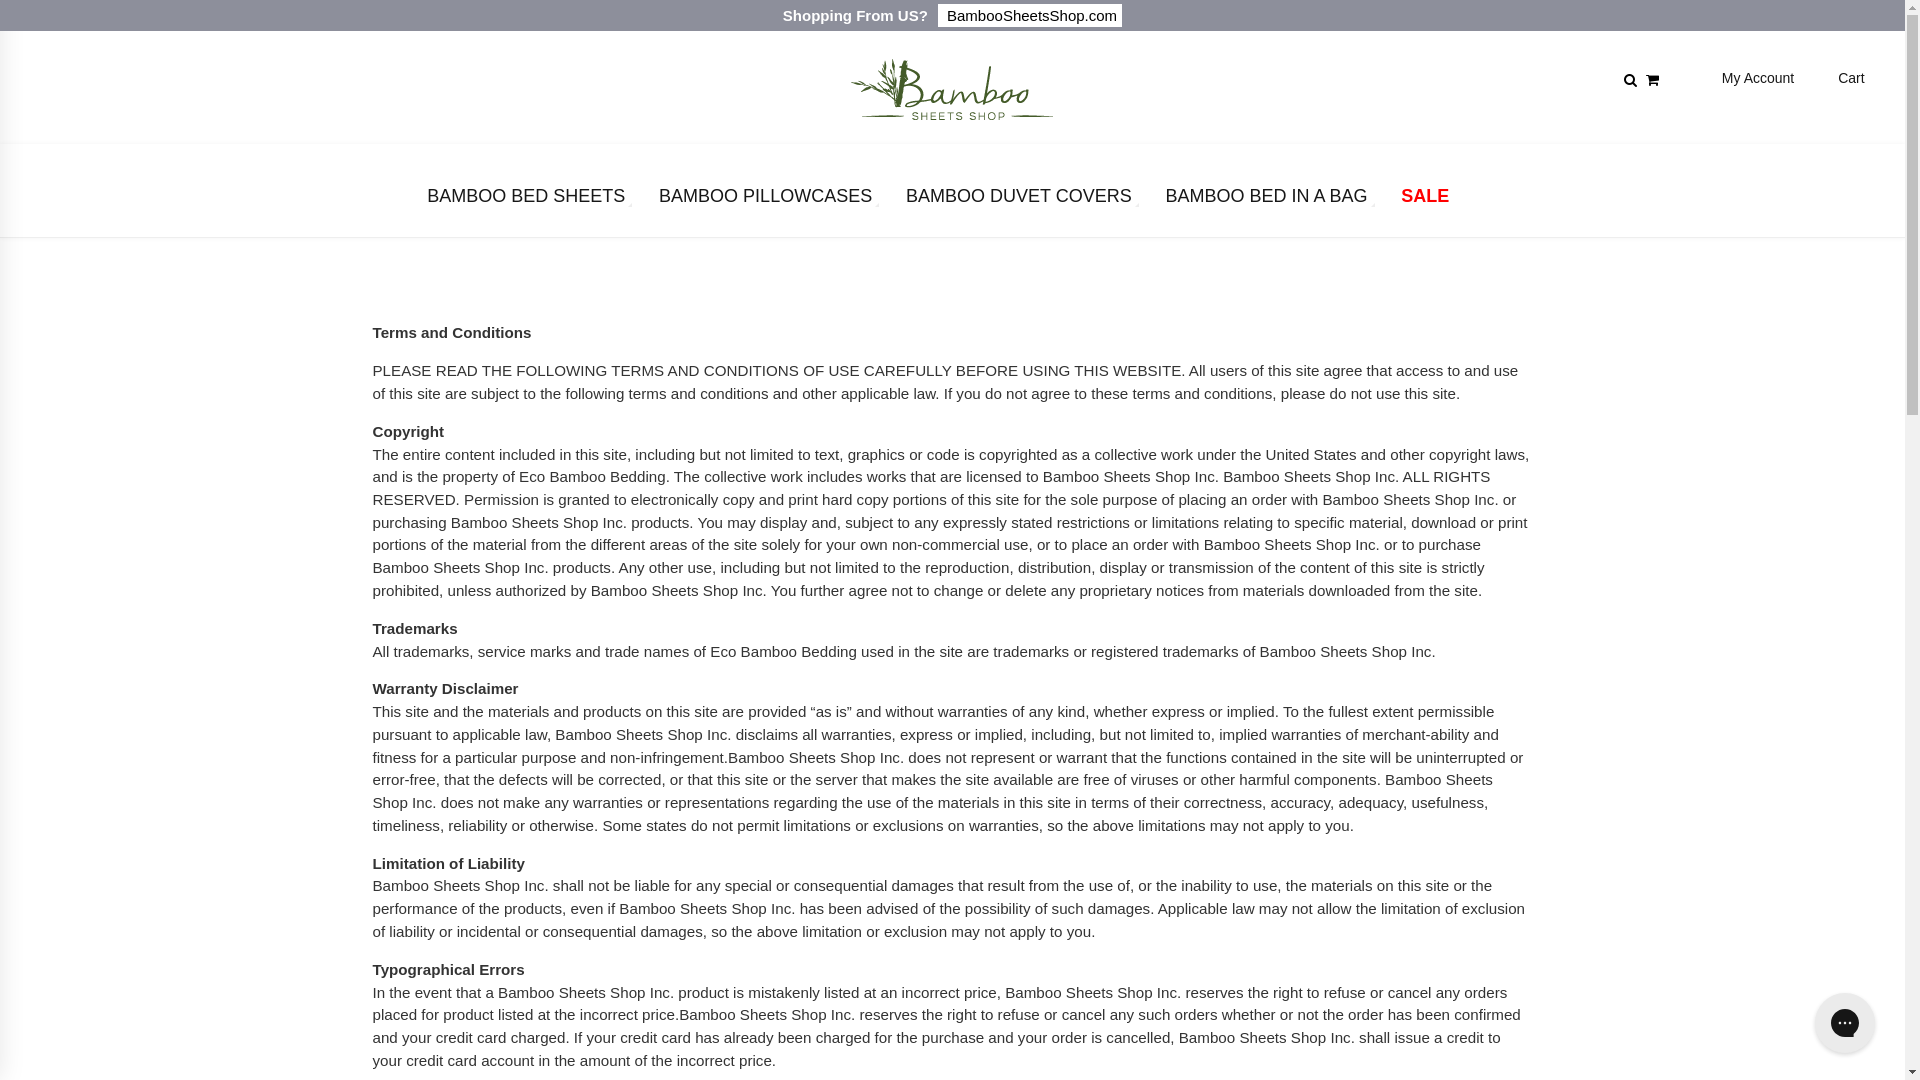  I want to click on 'BAMBOO BED SHEETS', so click(526, 200).